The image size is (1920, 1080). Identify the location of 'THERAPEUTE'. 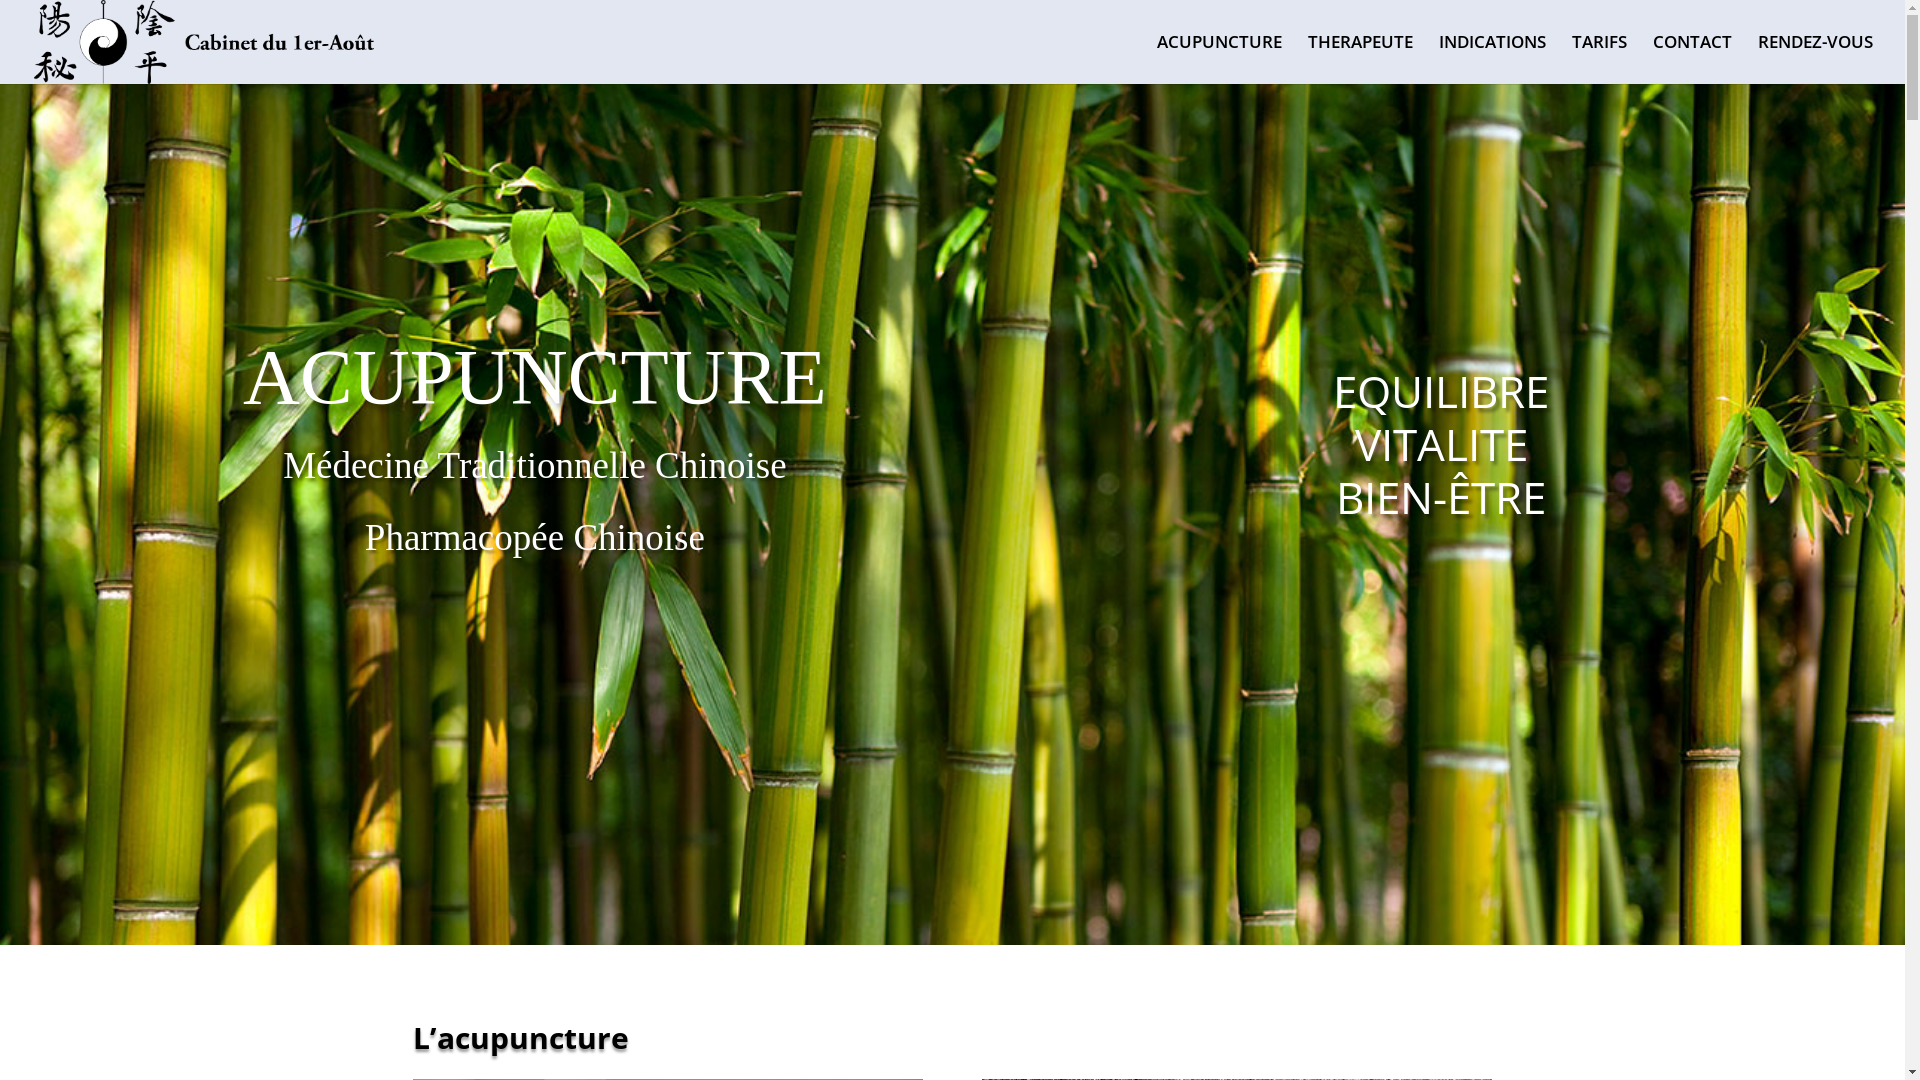
(1360, 58).